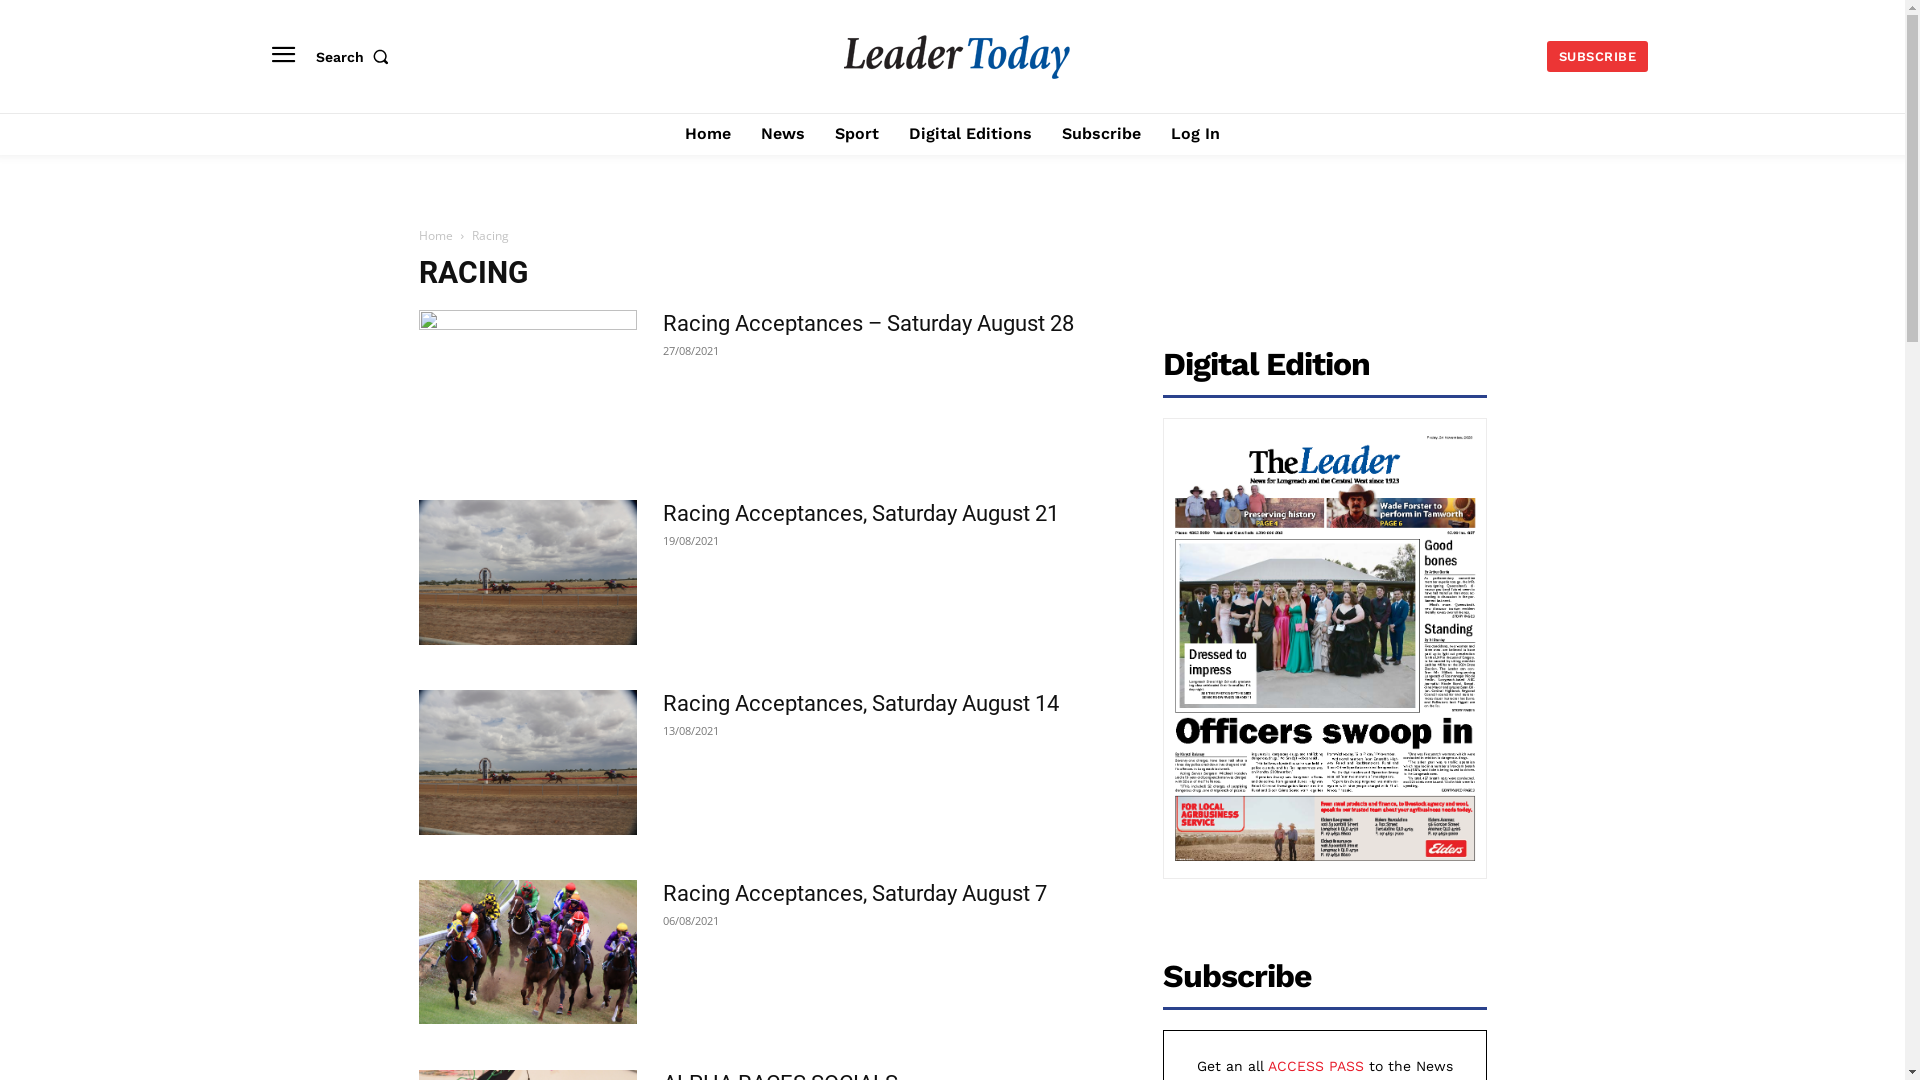 The width and height of the screenshot is (1920, 1080). I want to click on 'Home', so click(708, 134).